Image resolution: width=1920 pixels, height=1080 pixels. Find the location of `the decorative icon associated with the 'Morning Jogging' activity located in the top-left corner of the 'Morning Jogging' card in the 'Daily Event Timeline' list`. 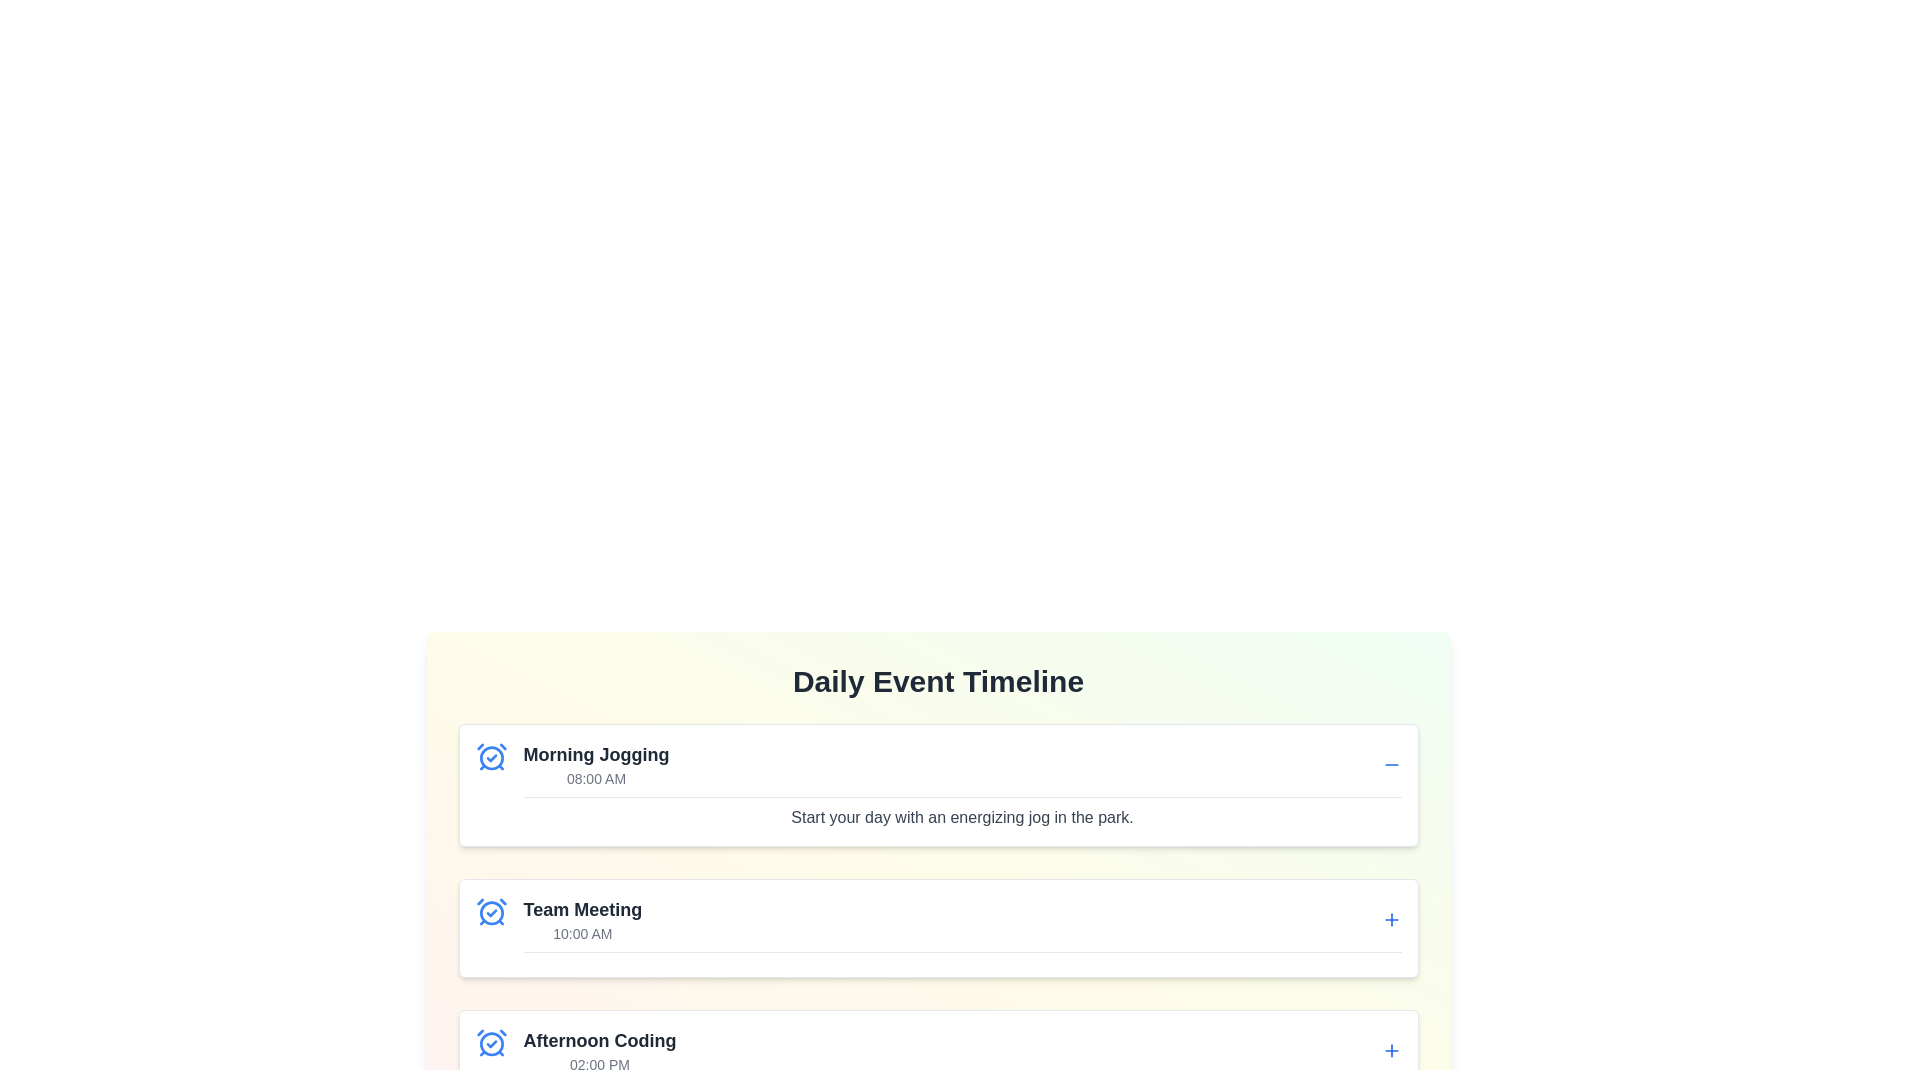

the decorative icon associated with the 'Morning Jogging' activity located in the top-left corner of the 'Morning Jogging' card in the 'Daily Event Timeline' list is located at coordinates (491, 756).